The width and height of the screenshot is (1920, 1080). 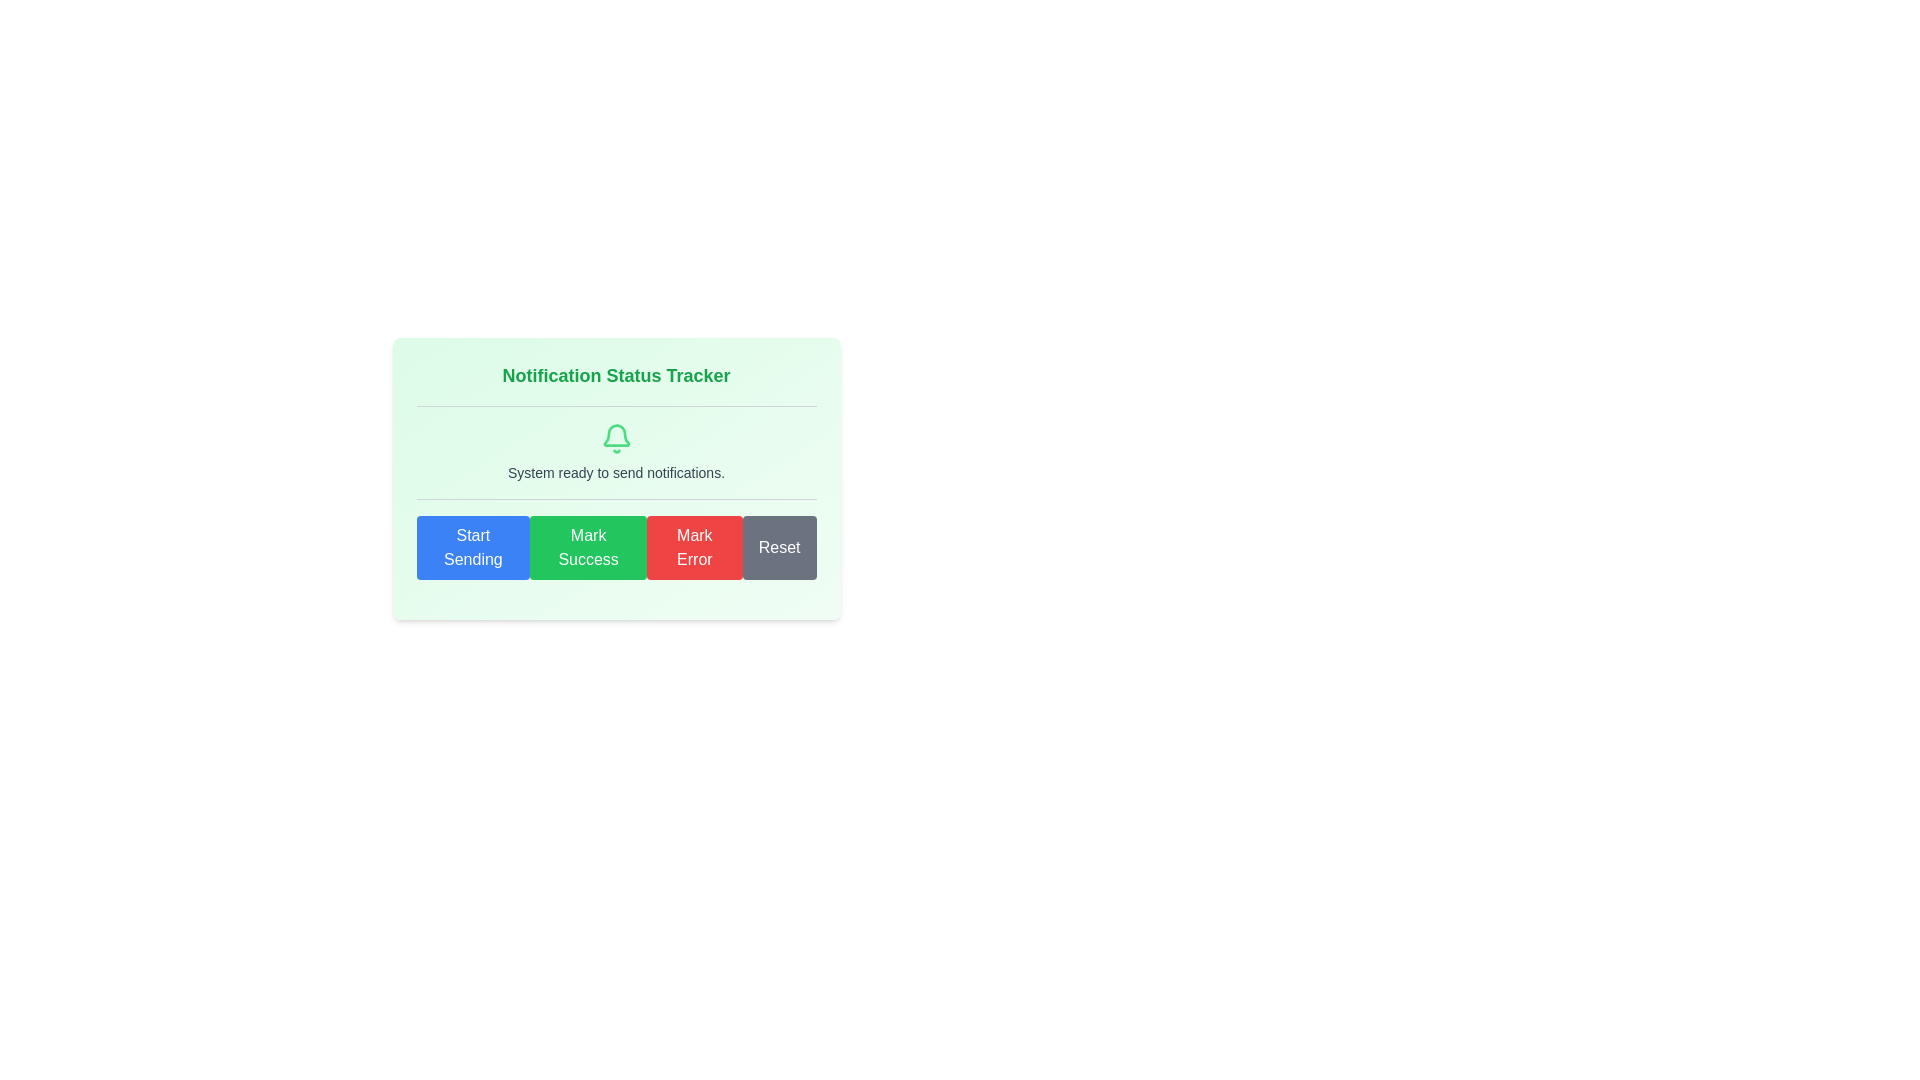 What do you see at coordinates (615, 438) in the screenshot?
I see `the notification alert icon that indicates readiness or activity related to notifications, centrally placed within the interface` at bounding box center [615, 438].